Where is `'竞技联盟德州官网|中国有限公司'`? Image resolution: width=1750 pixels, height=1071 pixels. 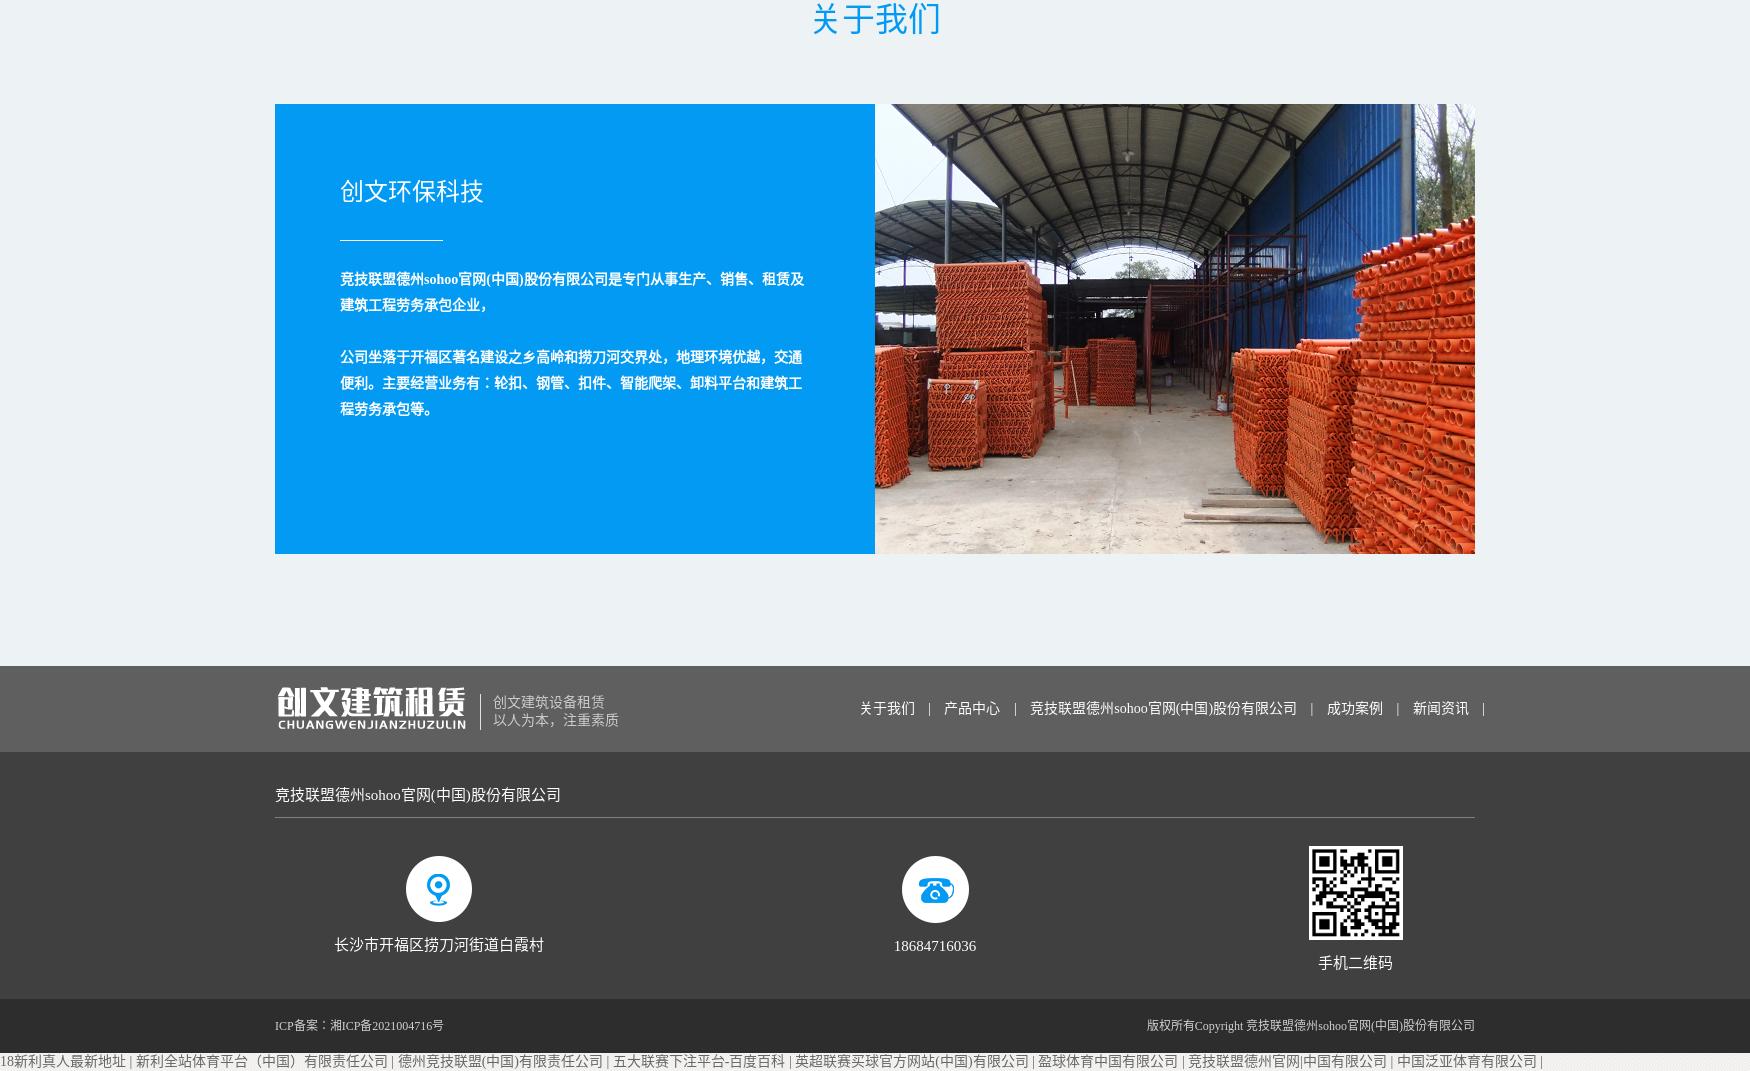 '竞技联盟德州官网|中国有限公司' is located at coordinates (1286, 1061).